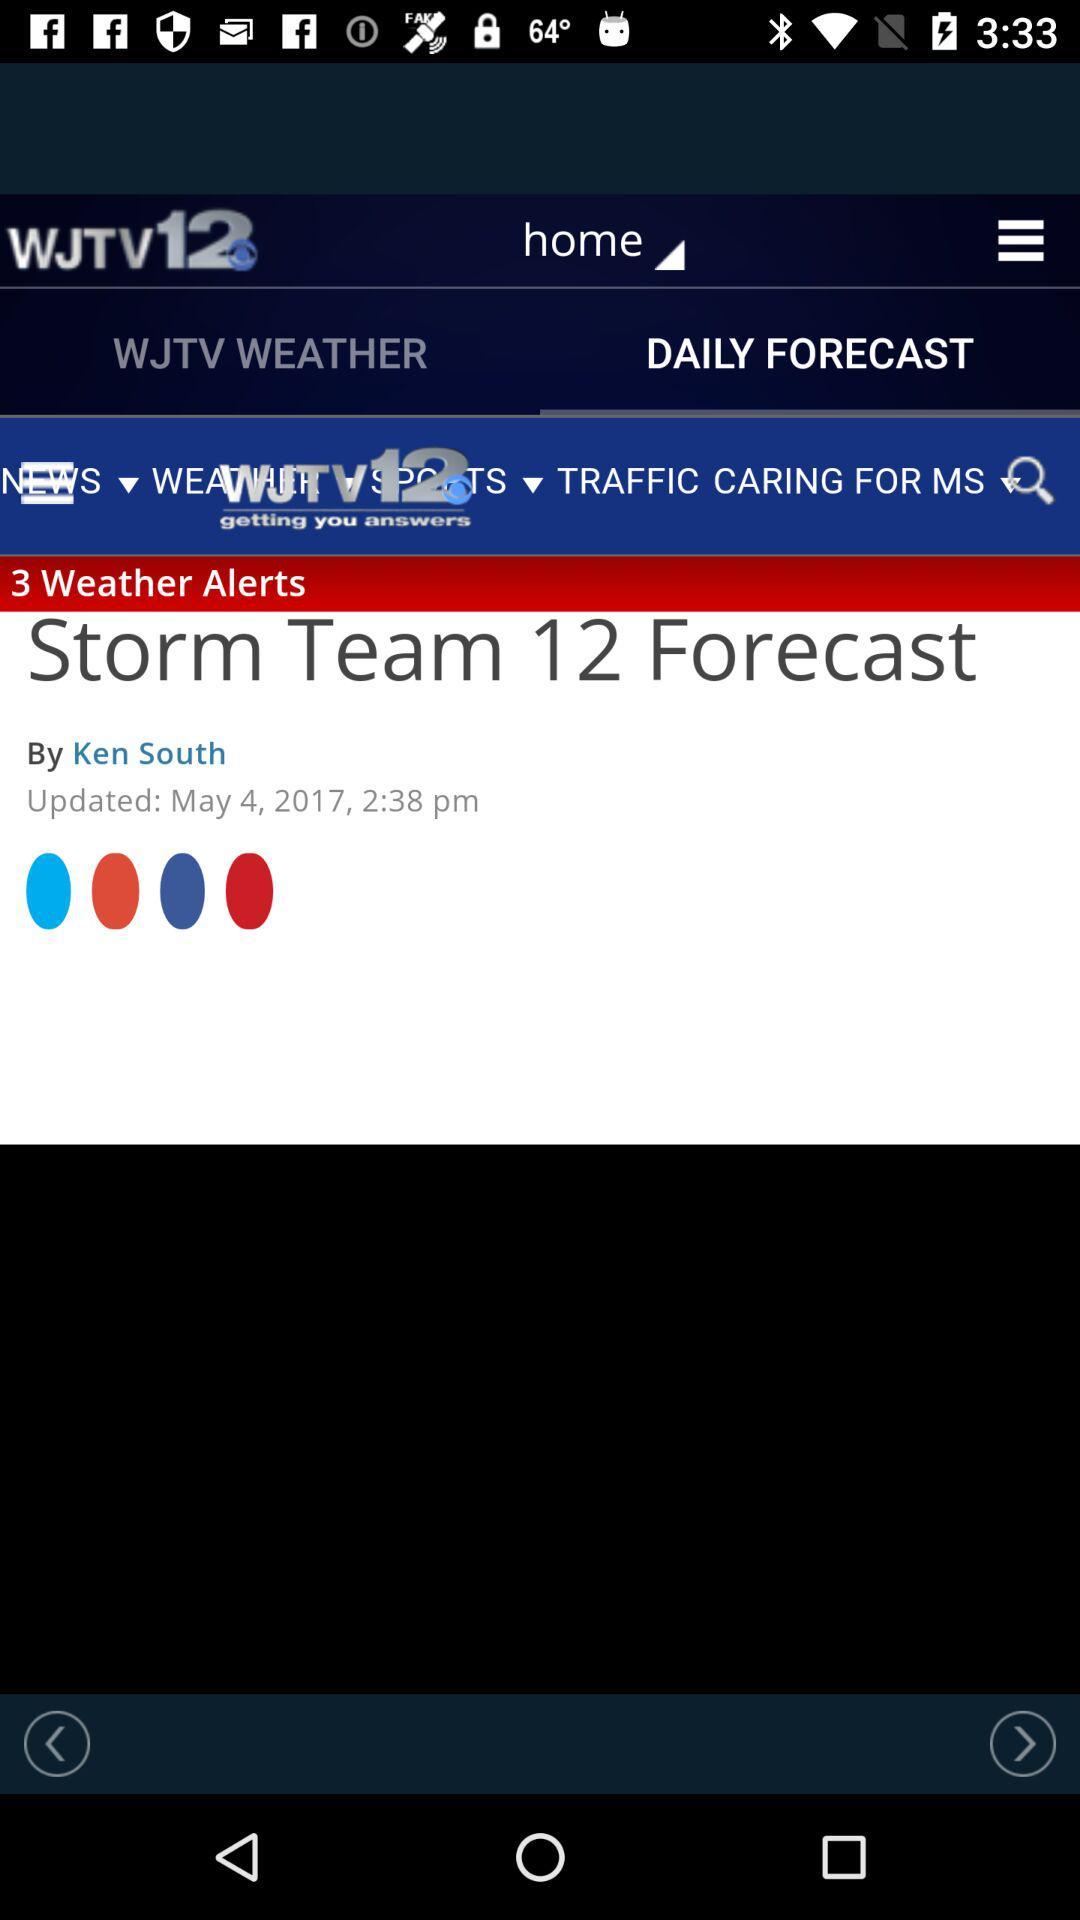 The image size is (1080, 1920). What do you see at coordinates (616, 240) in the screenshot?
I see `home icon` at bounding box center [616, 240].